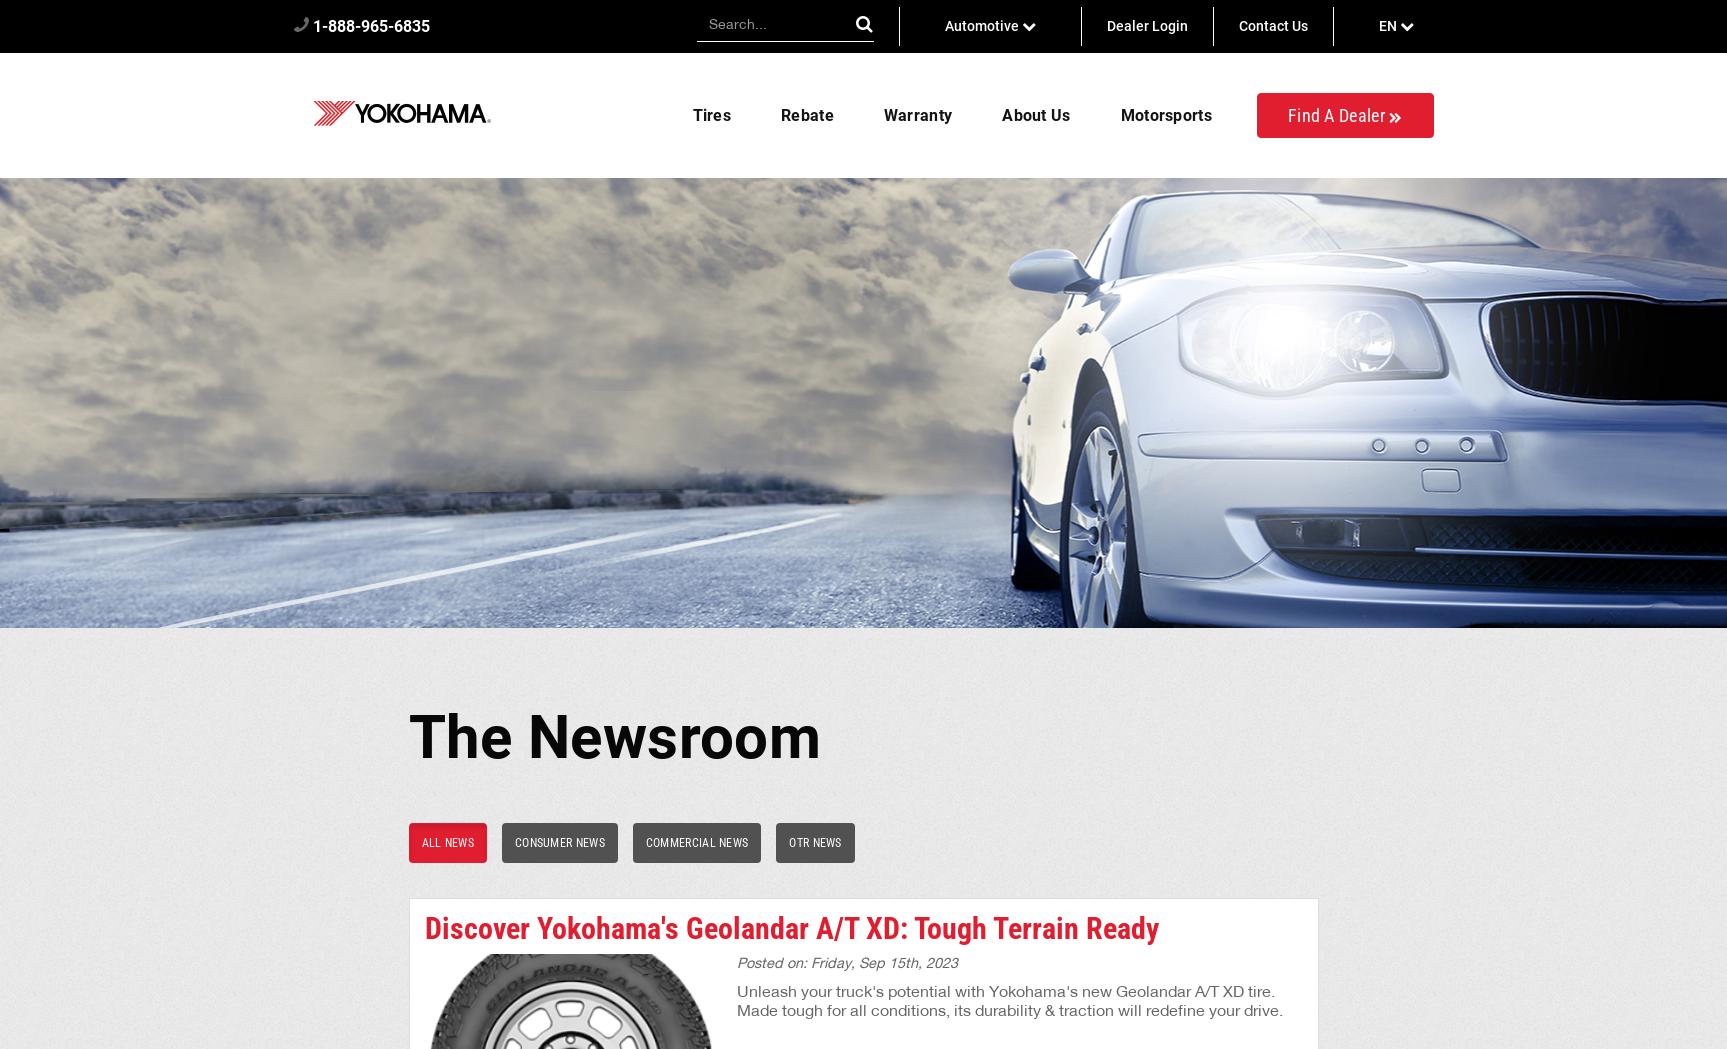 The image size is (1727, 1049). Describe the element at coordinates (1271, 25) in the screenshot. I see `'Contact Us'` at that location.